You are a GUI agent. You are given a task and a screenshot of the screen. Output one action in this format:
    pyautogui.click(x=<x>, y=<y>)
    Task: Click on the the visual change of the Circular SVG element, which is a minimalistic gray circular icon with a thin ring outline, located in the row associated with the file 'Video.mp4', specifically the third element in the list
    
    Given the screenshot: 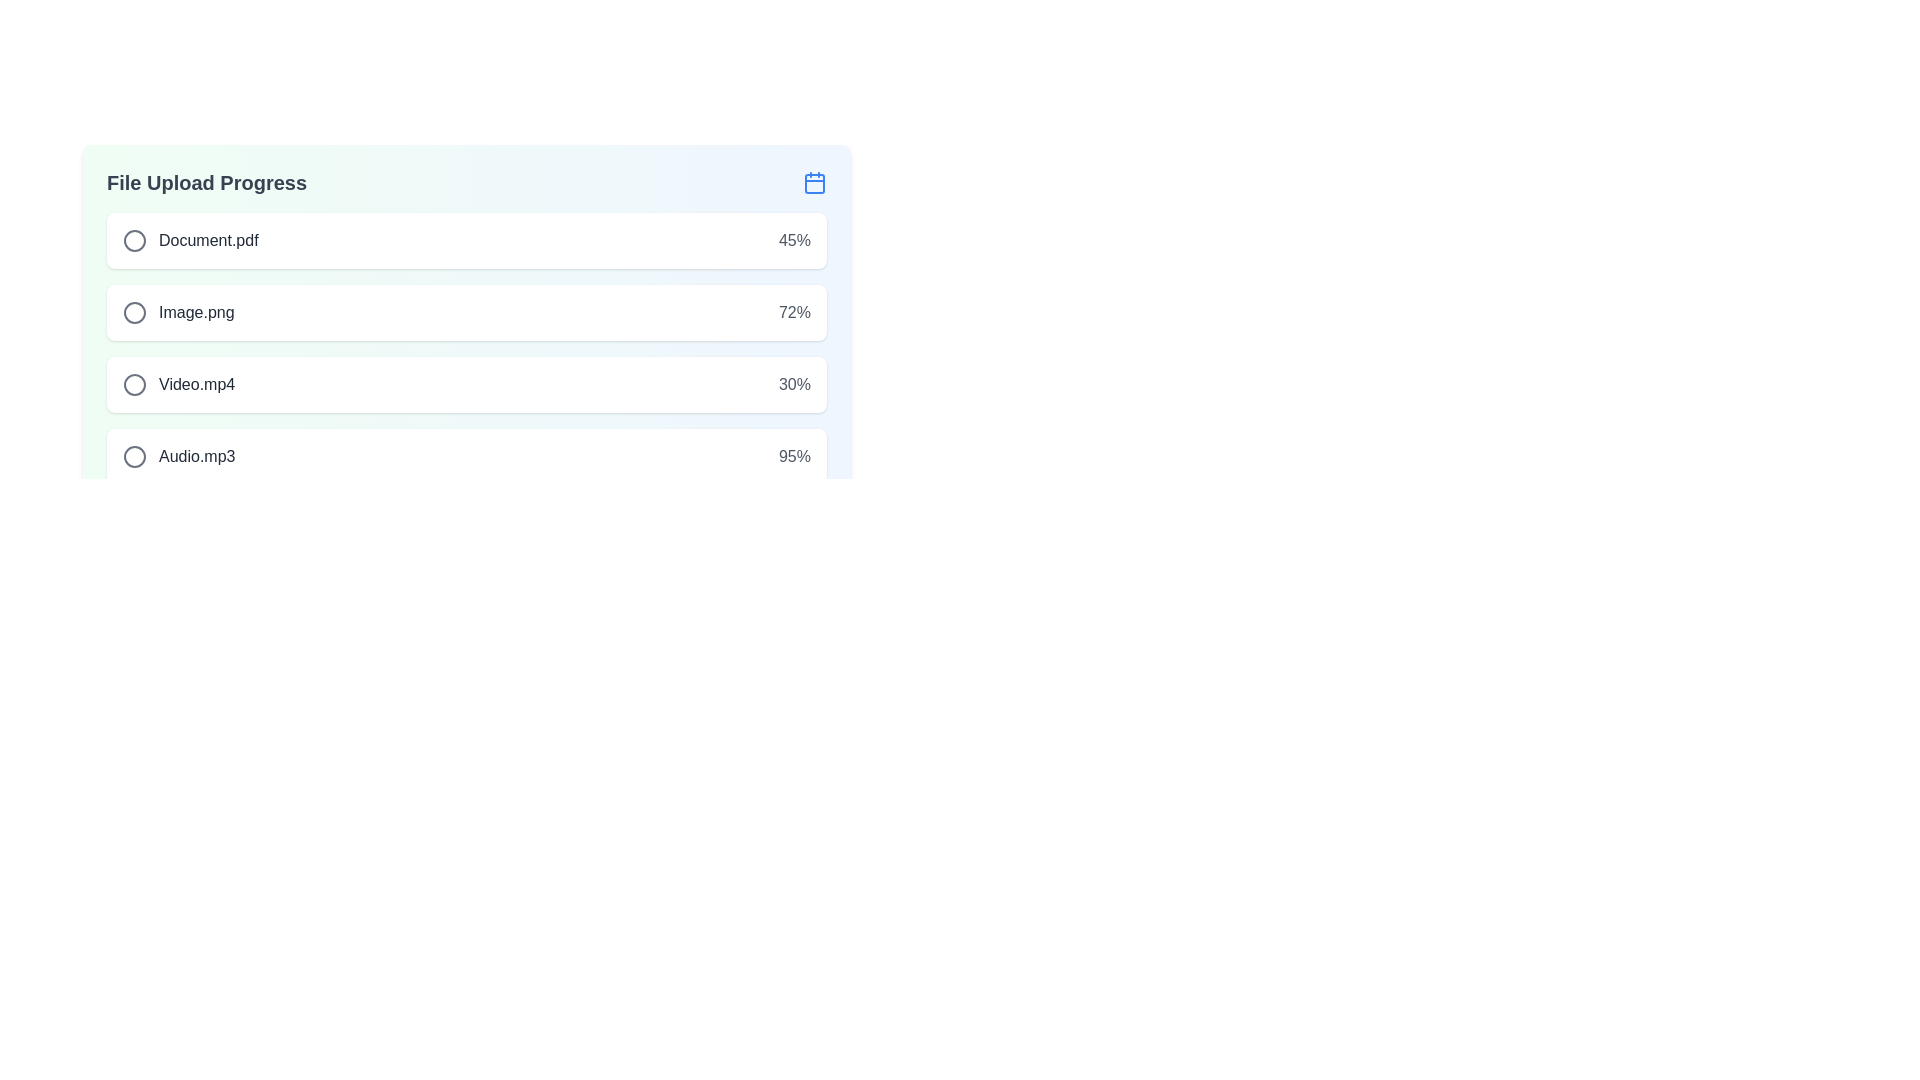 What is the action you would take?
    pyautogui.click(x=133, y=385)
    